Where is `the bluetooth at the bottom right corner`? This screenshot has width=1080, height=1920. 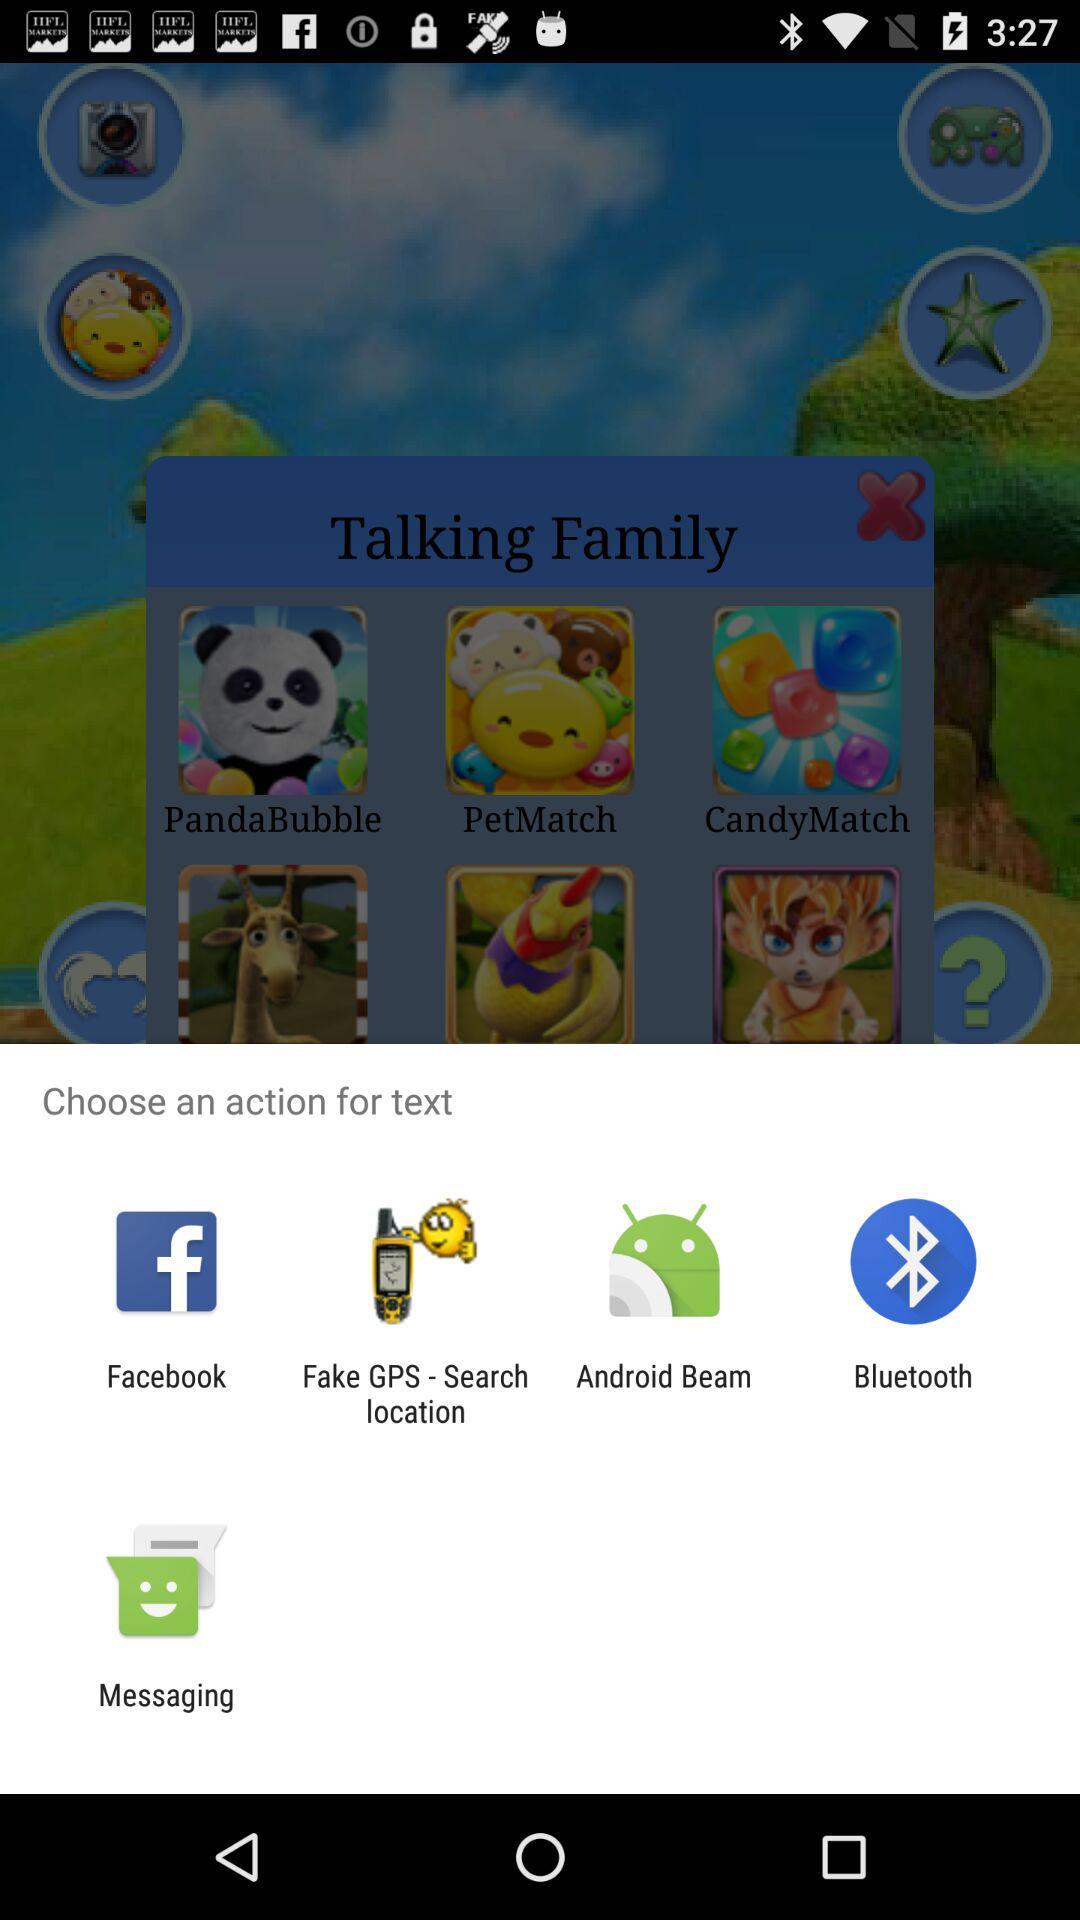
the bluetooth at the bottom right corner is located at coordinates (913, 1392).